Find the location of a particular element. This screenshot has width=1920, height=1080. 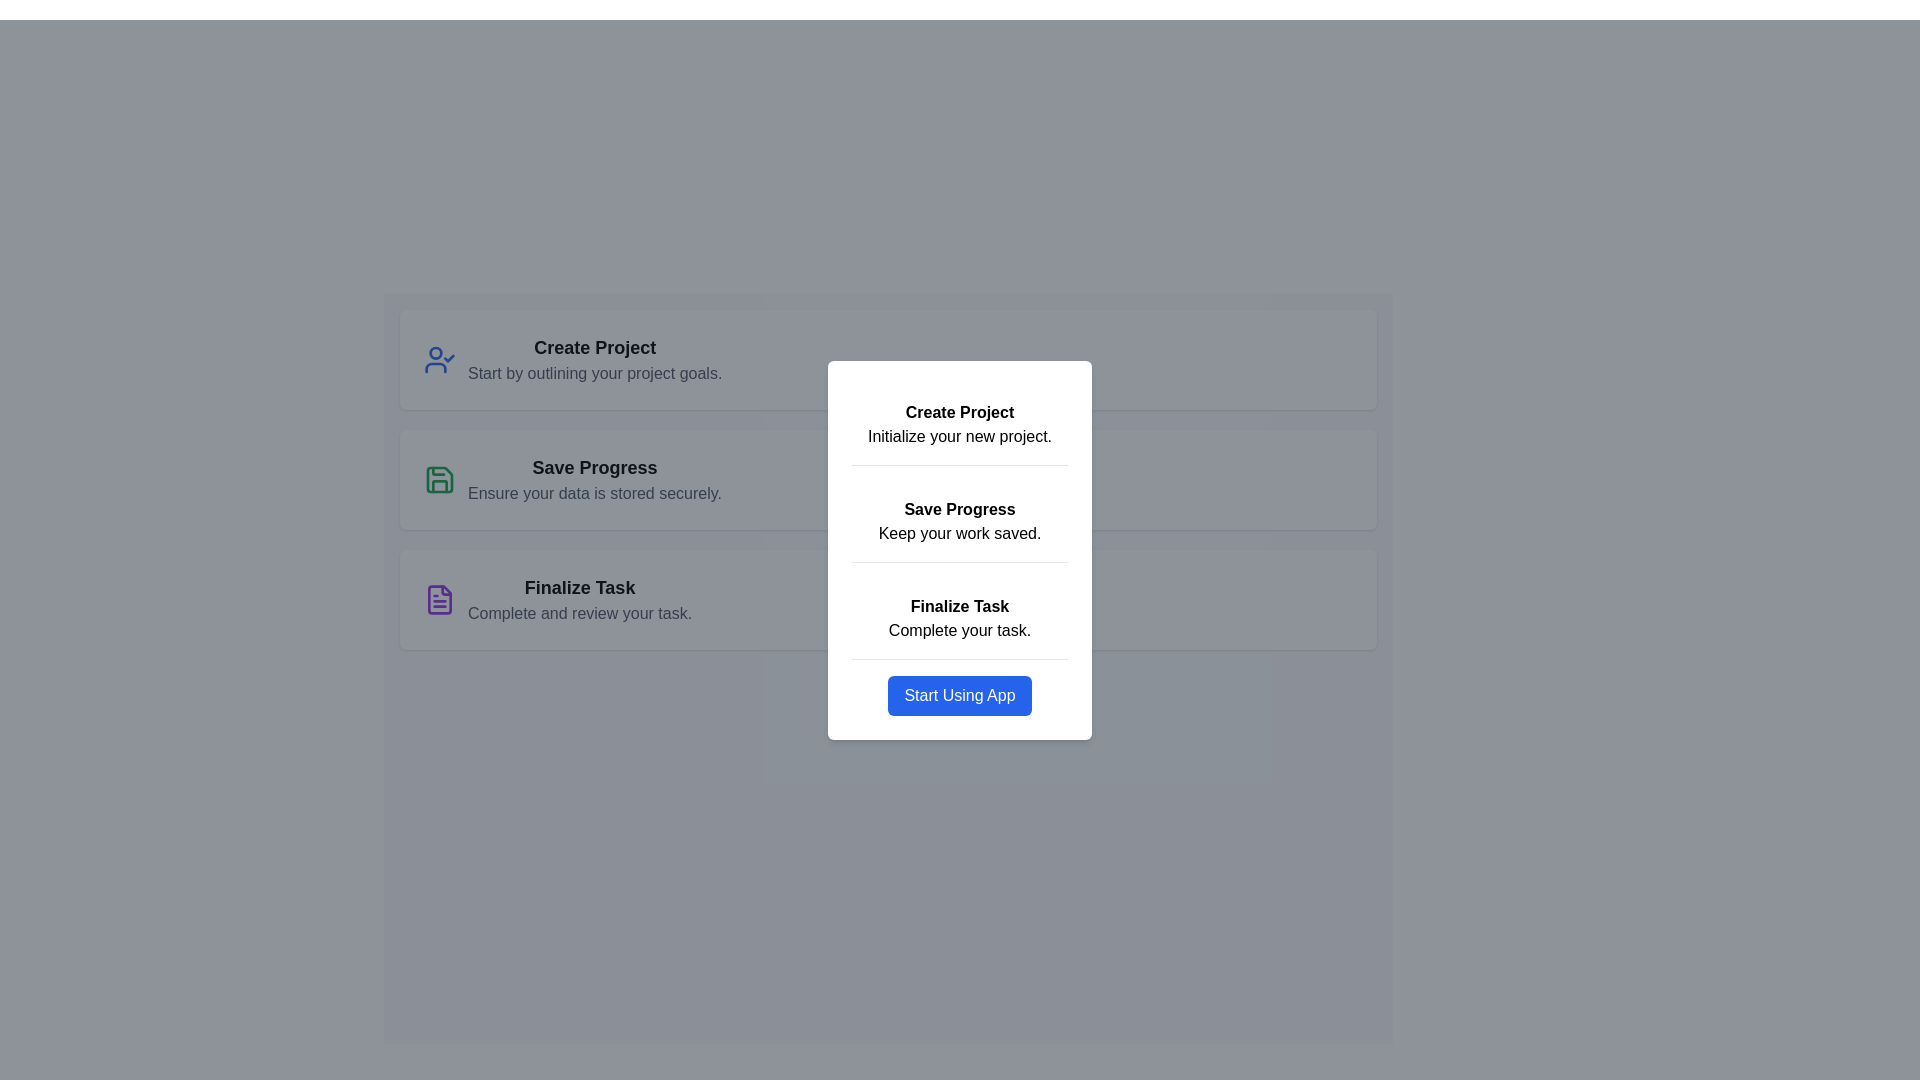

the rectangular button labeled 'Start Using App' with bold white text on a bright blue background, located at the bottom of the modal dialog is located at coordinates (960, 694).